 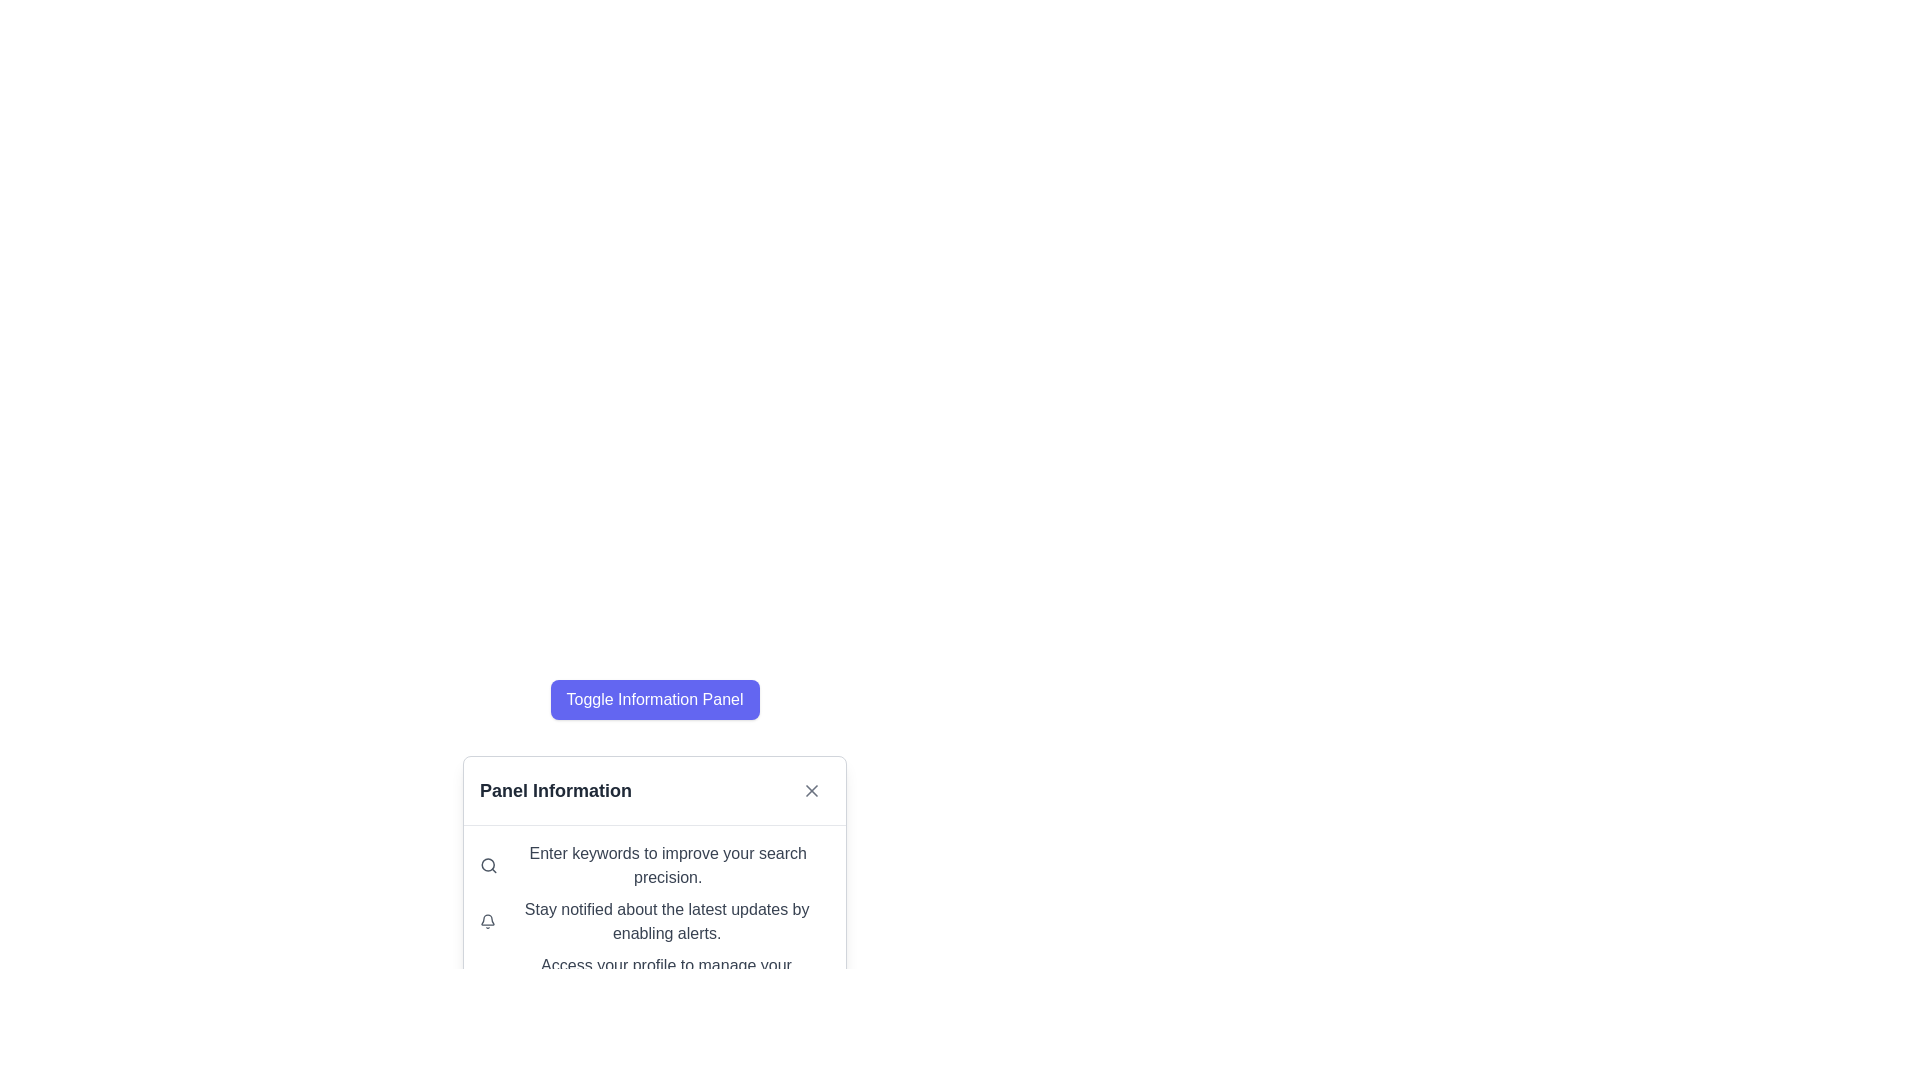 What do you see at coordinates (811, 789) in the screenshot?
I see `the small circular close button with an 'X' icon located in the top-right corner of the 'Panel Information' panel` at bounding box center [811, 789].